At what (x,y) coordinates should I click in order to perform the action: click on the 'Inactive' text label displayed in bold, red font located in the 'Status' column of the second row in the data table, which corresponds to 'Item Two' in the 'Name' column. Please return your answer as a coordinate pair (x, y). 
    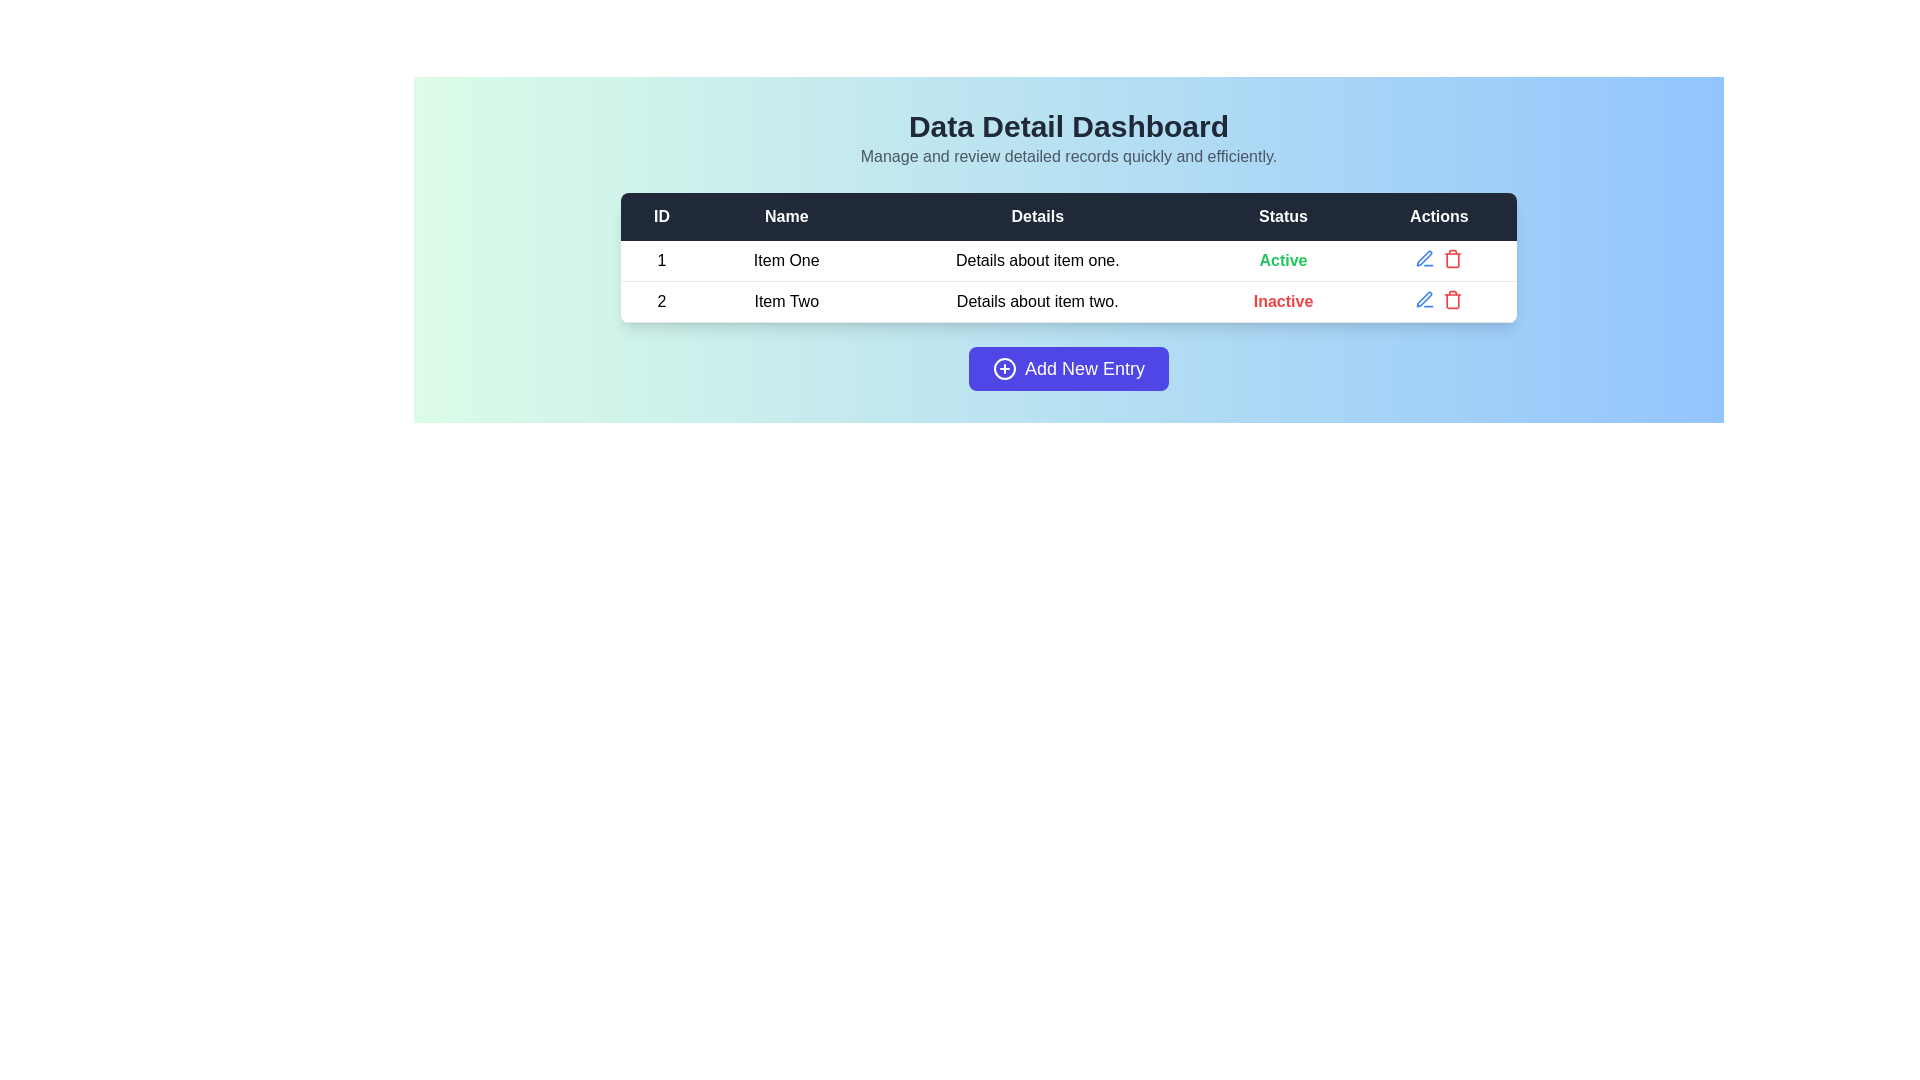
    Looking at the image, I should click on (1283, 301).